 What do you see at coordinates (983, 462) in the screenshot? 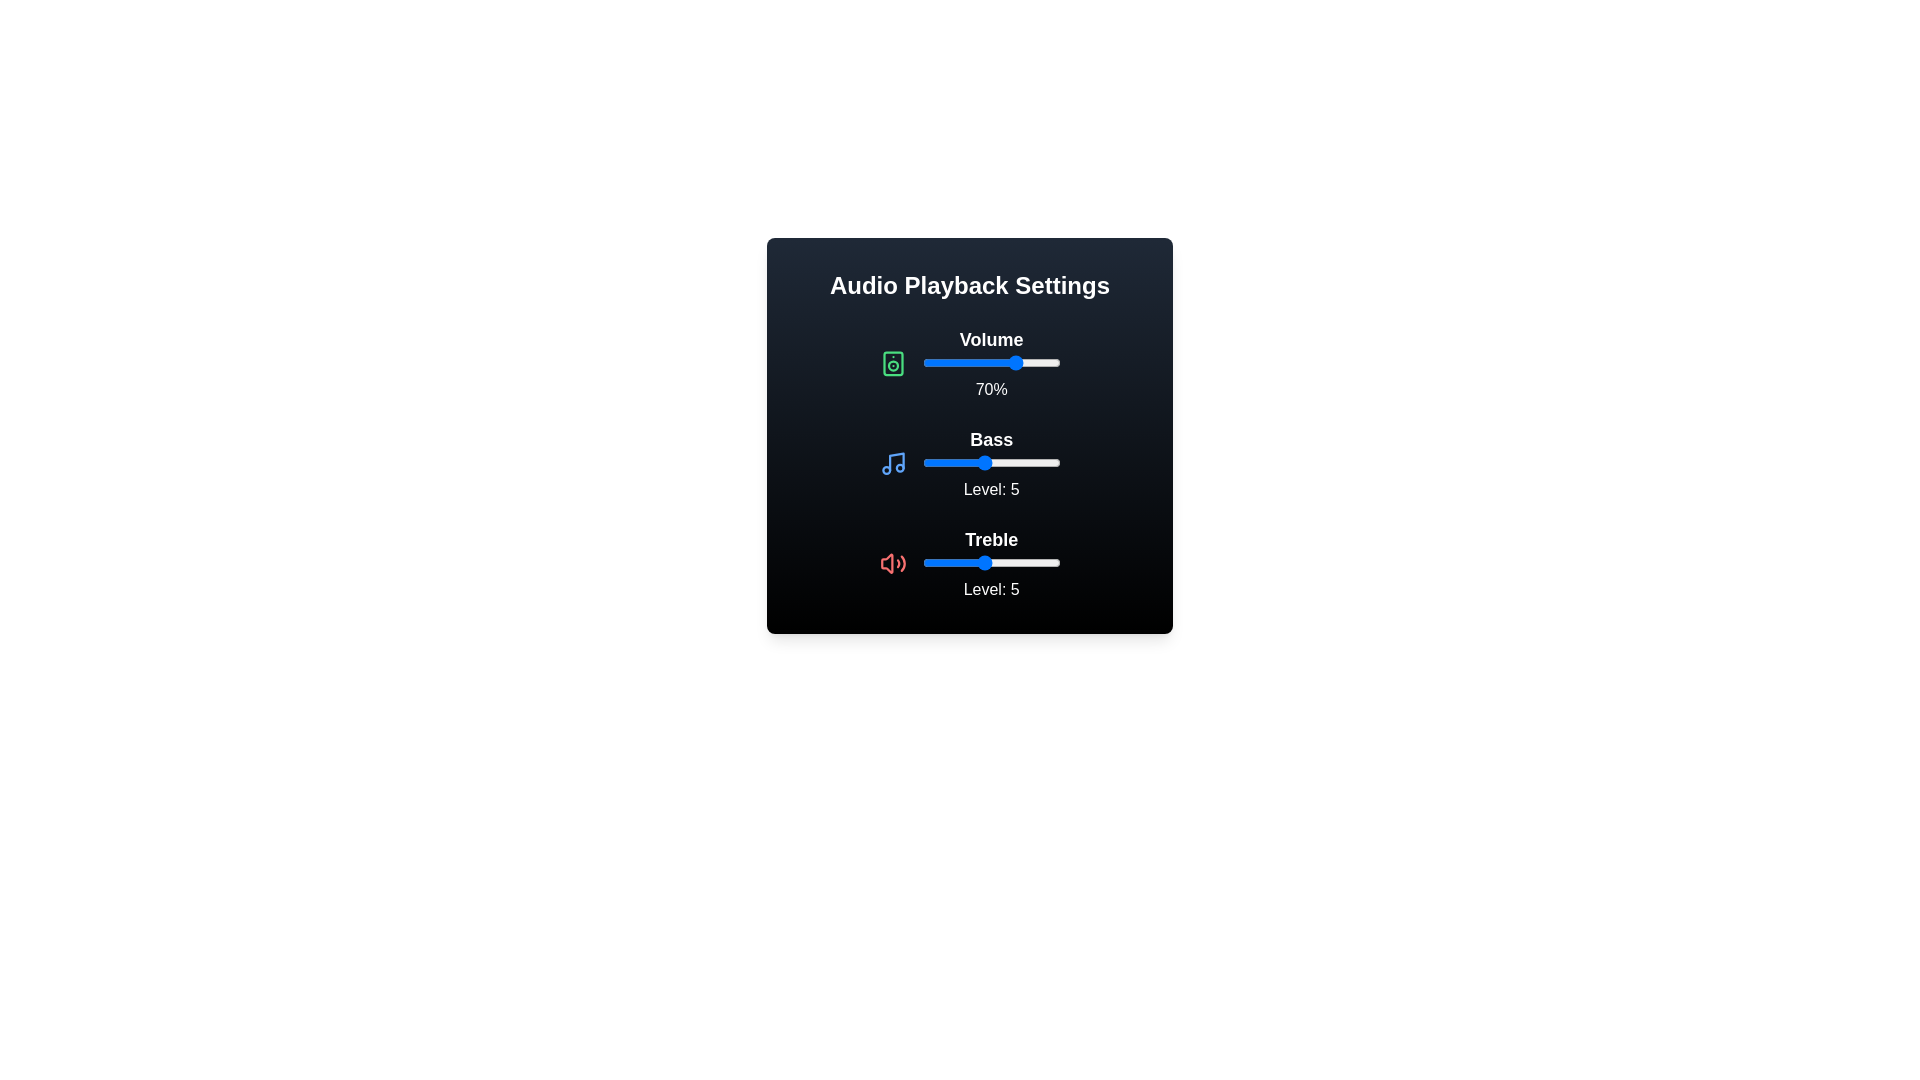
I see `bass level` at bounding box center [983, 462].